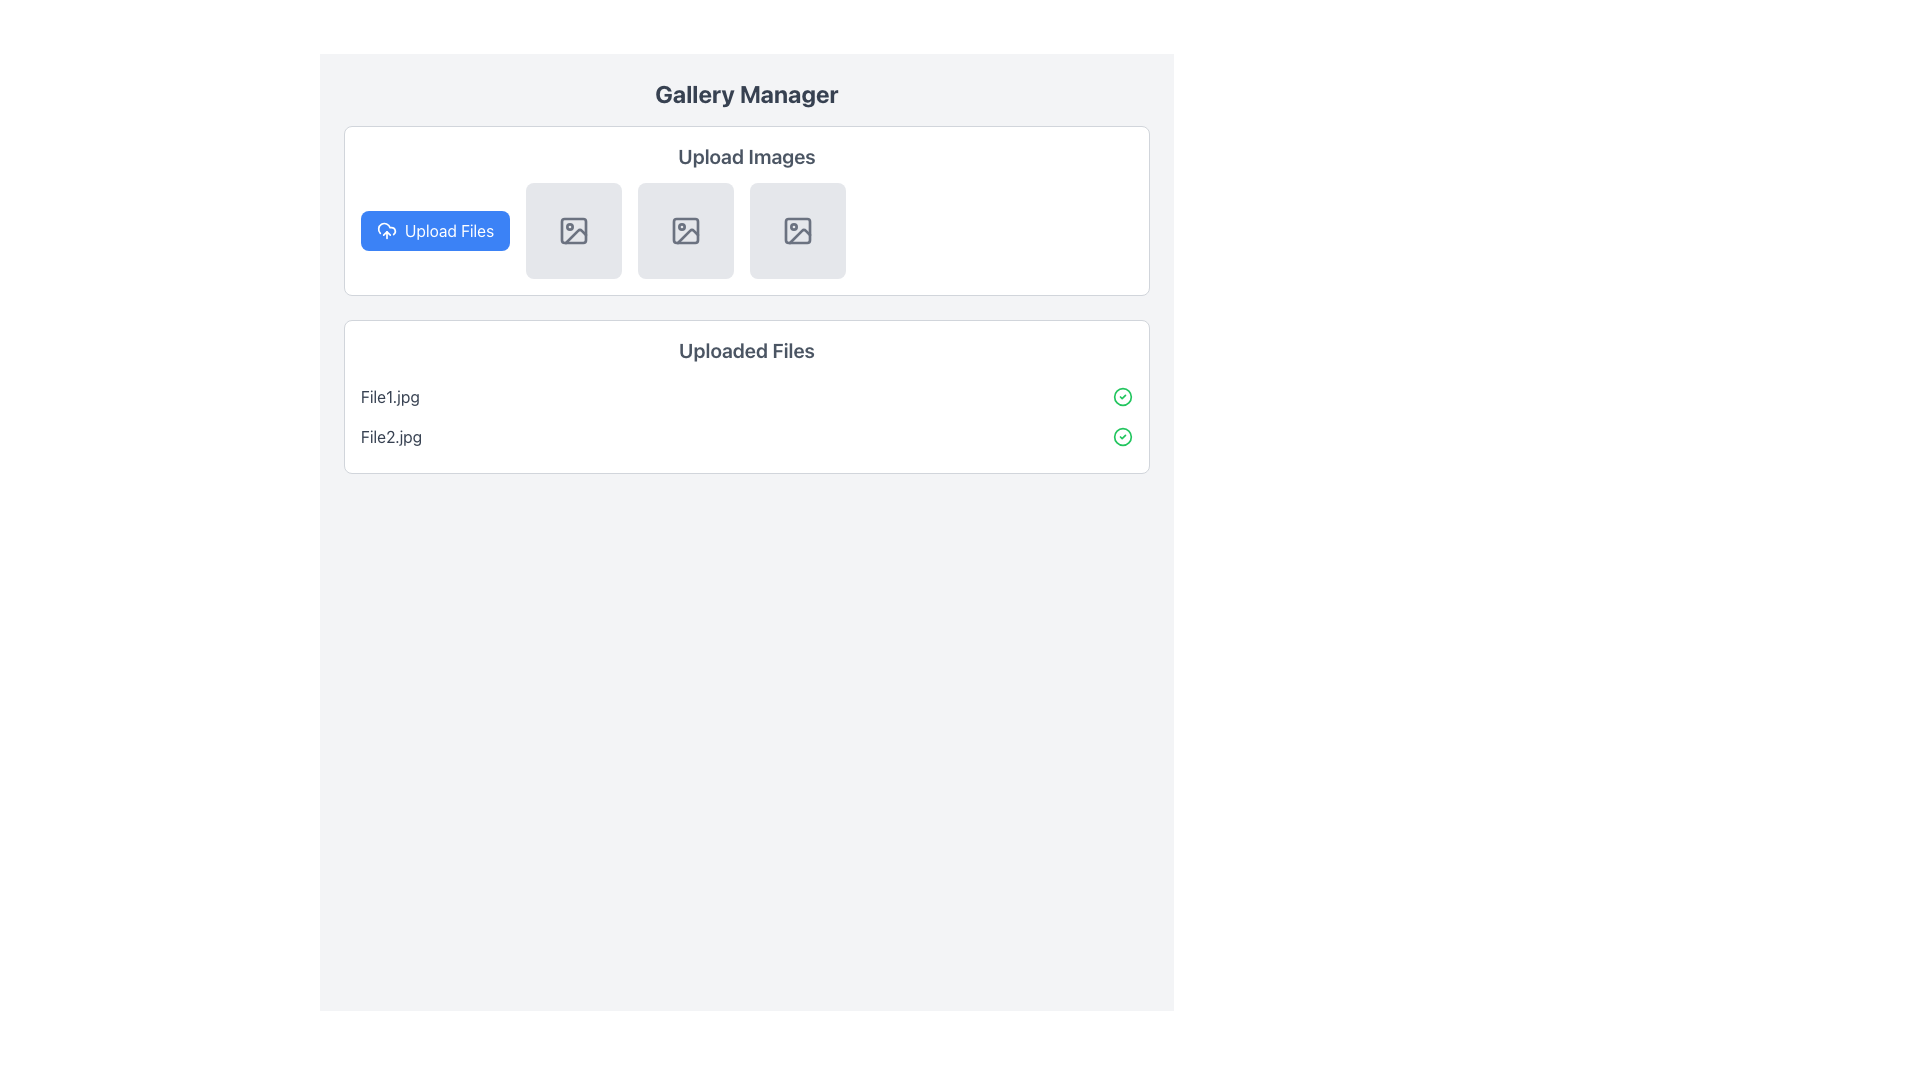  What do you see at coordinates (387, 228) in the screenshot?
I see `the cloud storage icon located adjacent to the 'Upload Files' button in the 'Upload Images' section` at bounding box center [387, 228].